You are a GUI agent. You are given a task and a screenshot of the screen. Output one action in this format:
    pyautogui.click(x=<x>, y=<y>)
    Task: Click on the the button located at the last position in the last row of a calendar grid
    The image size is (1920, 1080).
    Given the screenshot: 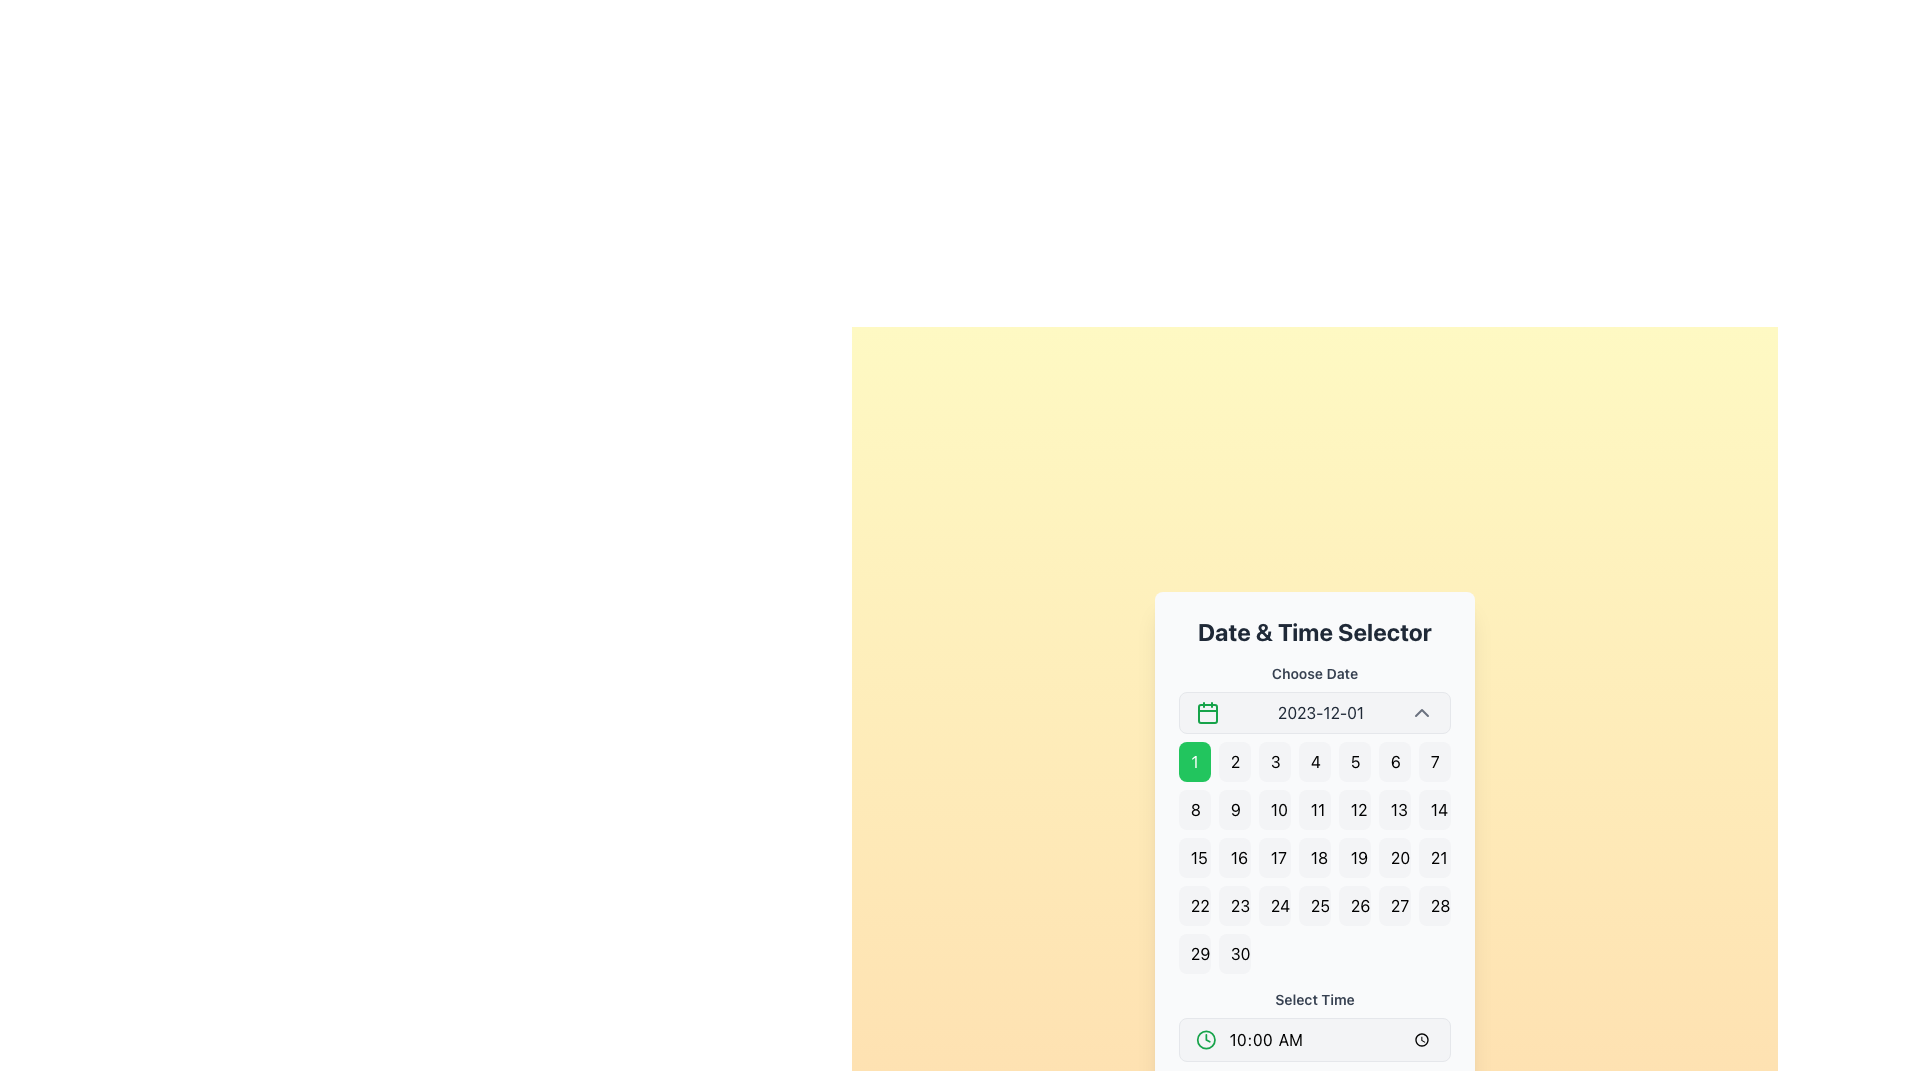 What is the action you would take?
    pyautogui.click(x=1233, y=952)
    